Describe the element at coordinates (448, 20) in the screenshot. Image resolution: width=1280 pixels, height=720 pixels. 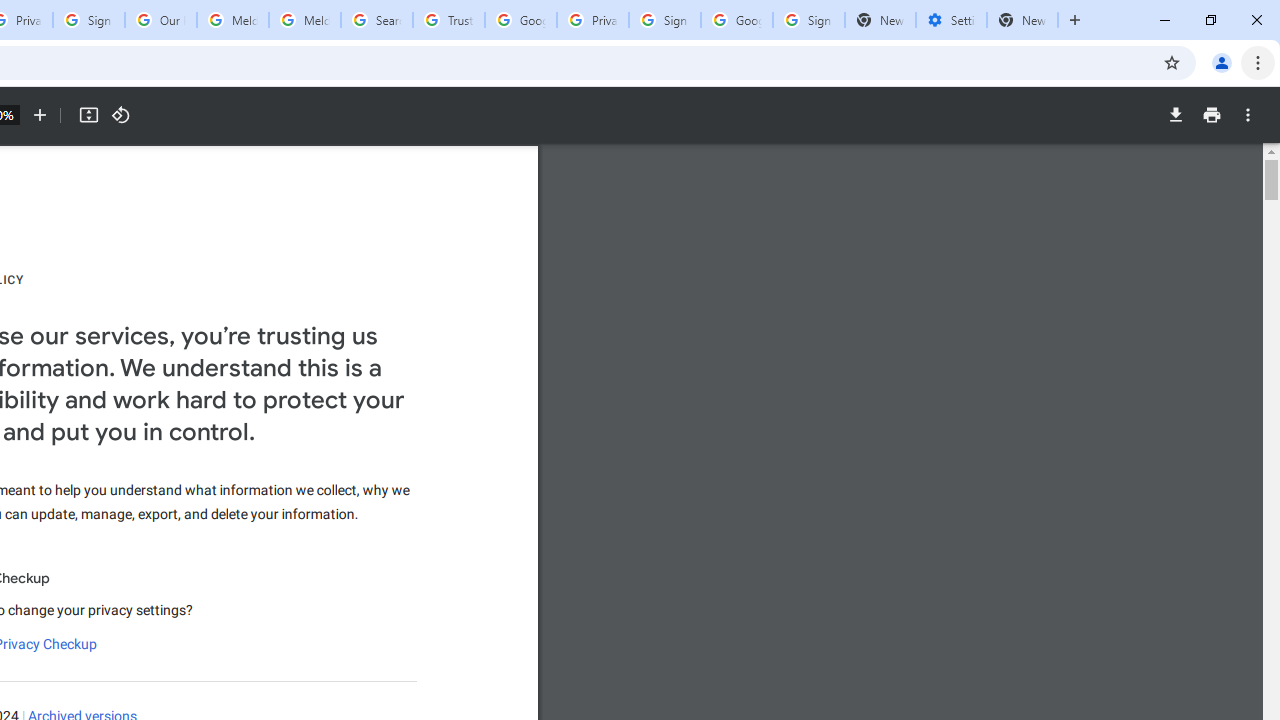
I see `'Trusted Information and Content - Google Safety Center'` at that location.